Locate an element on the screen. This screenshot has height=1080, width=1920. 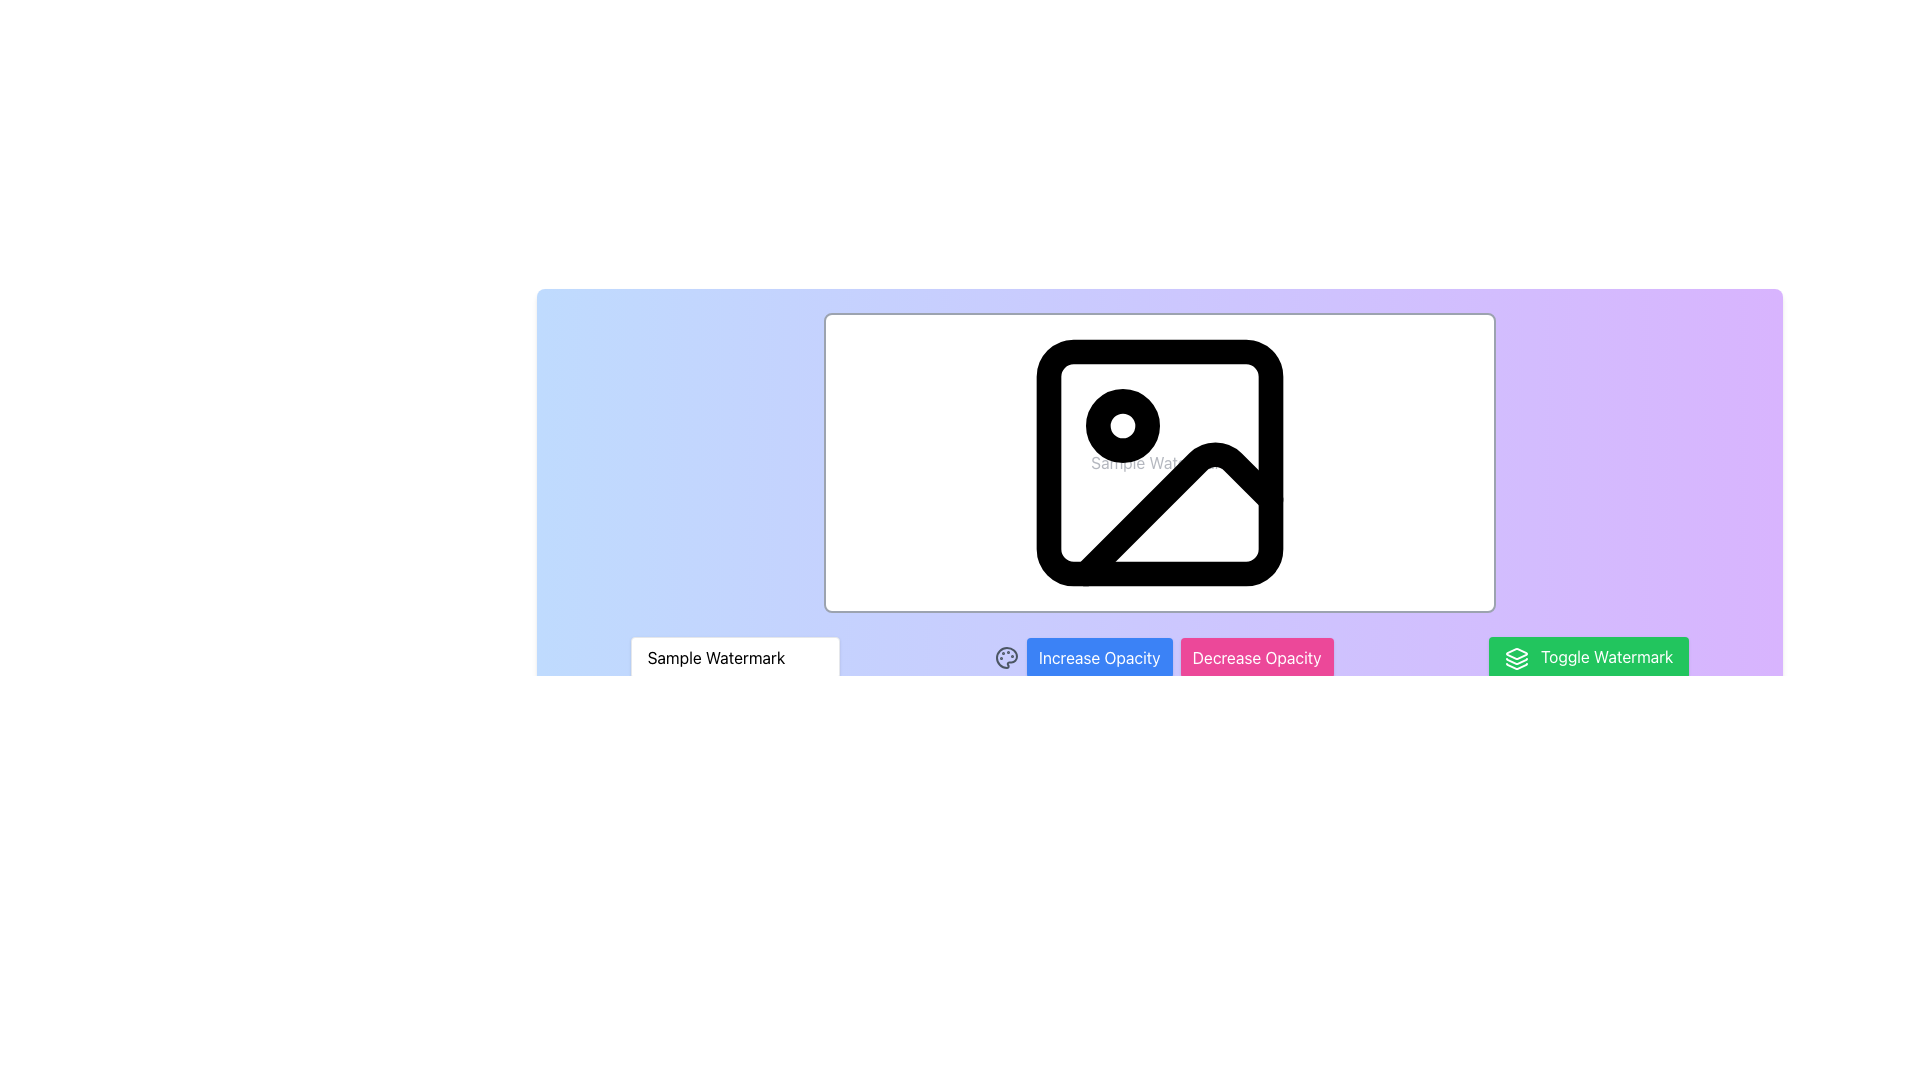
the painter's palette icon located to the left of the 'Increase Opacity' button, which features a gray outline and colorful paint dabs is located at coordinates (1006, 658).